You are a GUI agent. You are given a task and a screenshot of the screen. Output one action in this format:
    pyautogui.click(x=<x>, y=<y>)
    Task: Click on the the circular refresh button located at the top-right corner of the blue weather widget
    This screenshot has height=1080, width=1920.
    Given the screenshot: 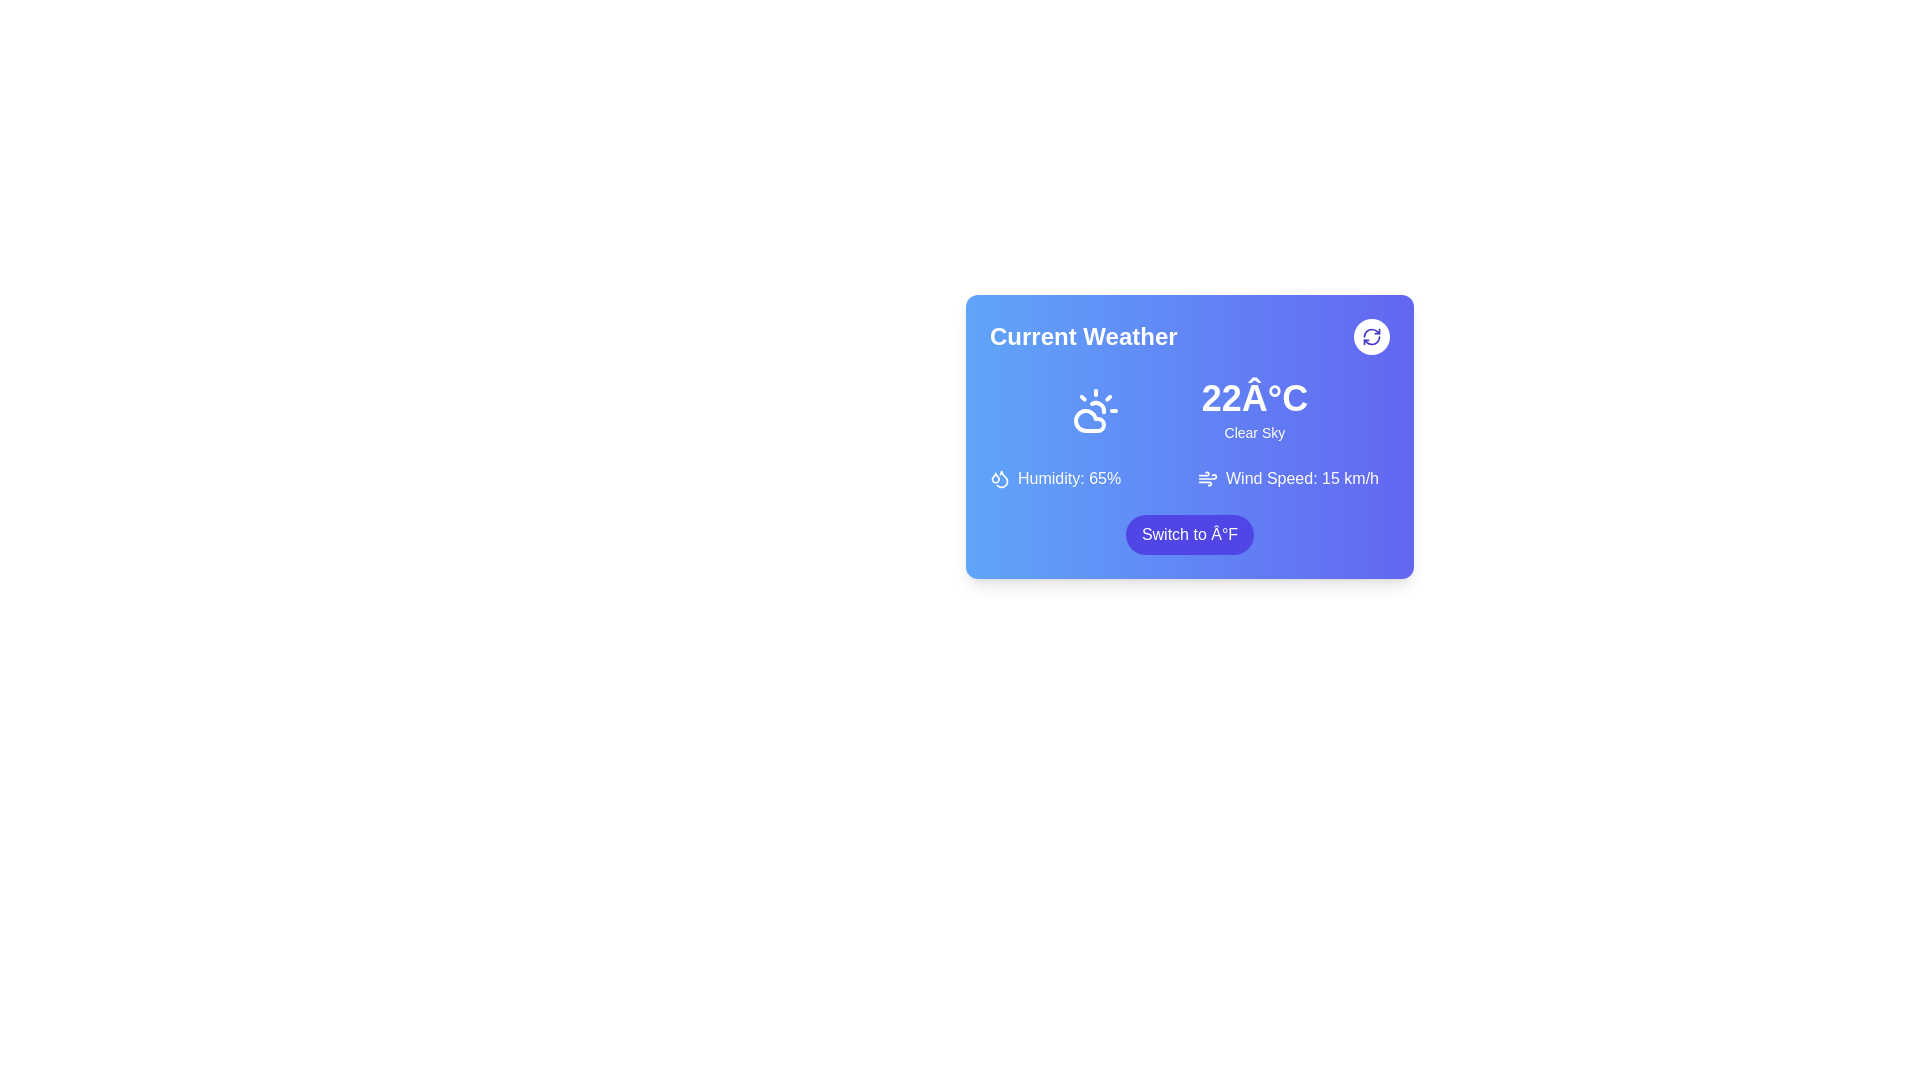 What is the action you would take?
    pyautogui.click(x=1371, y=335)
    